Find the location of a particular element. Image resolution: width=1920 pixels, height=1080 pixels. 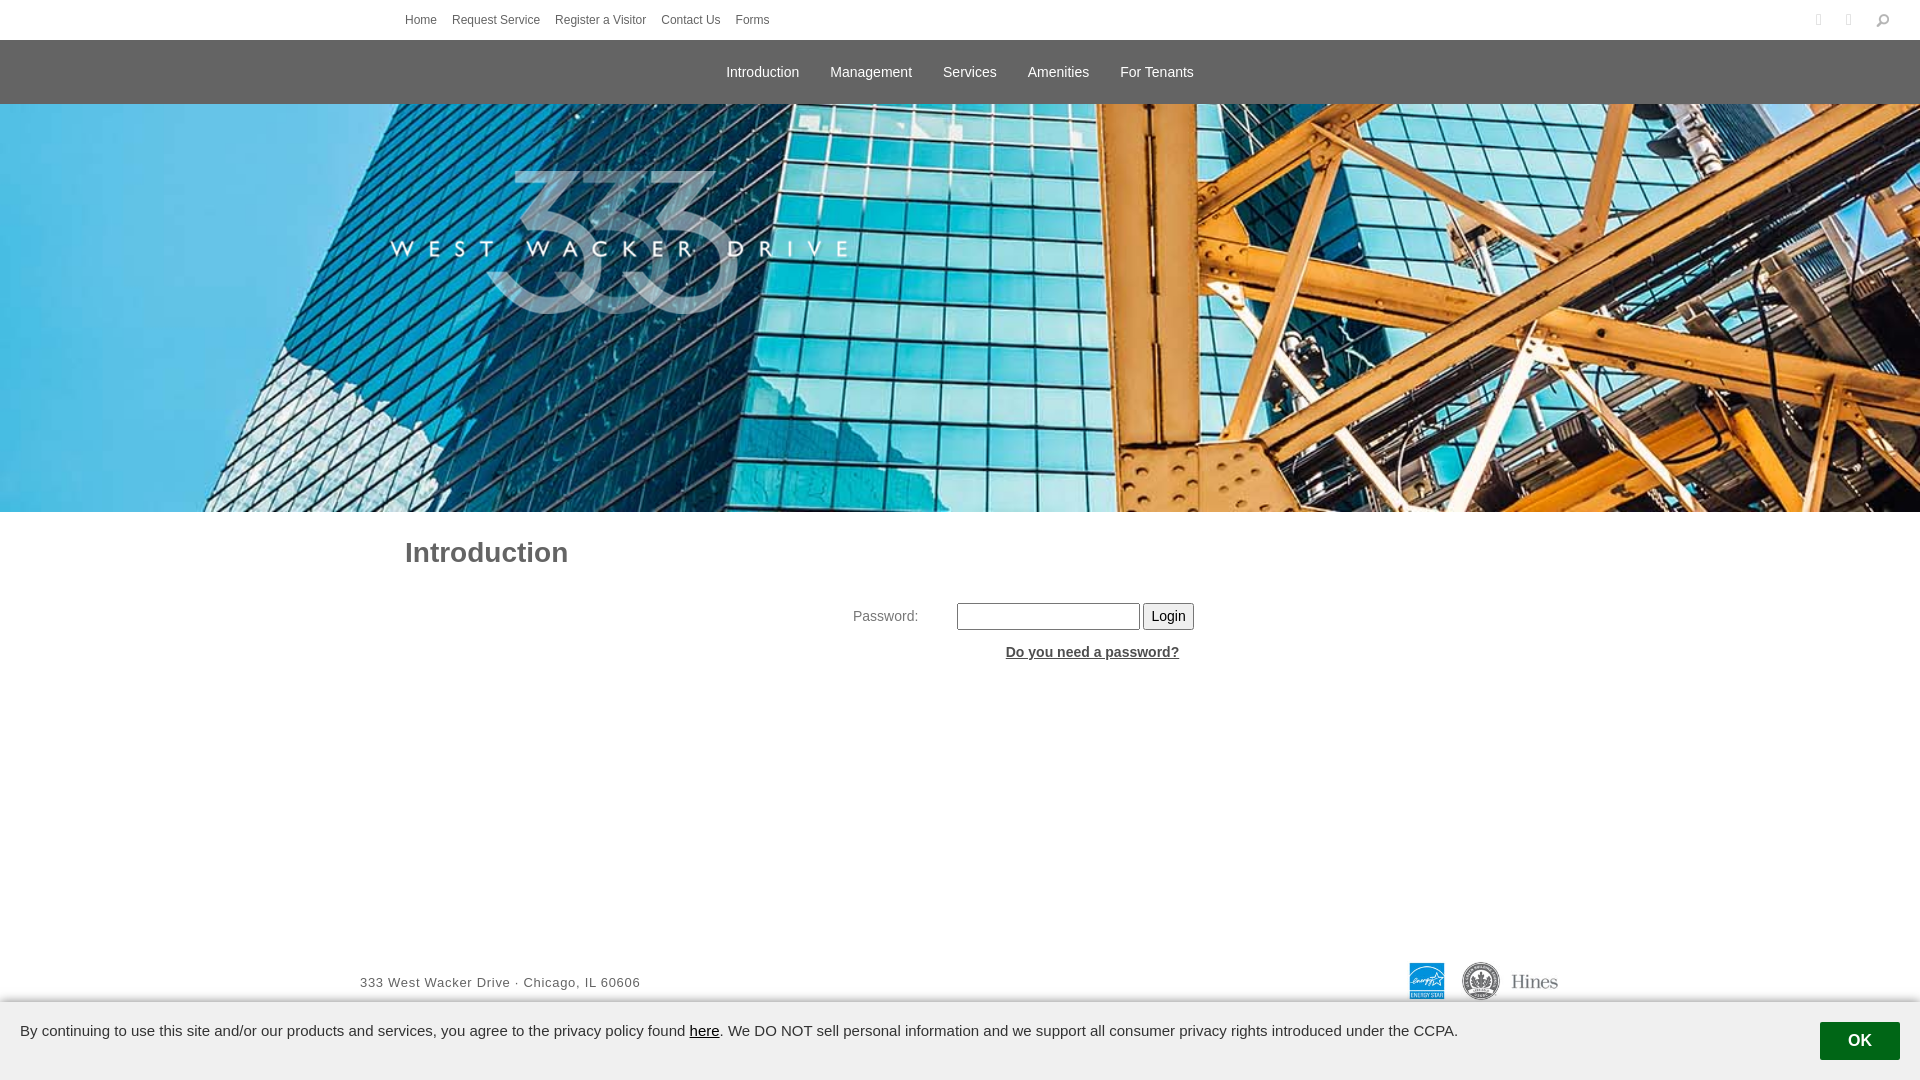

'Home' is located at coordinates (425, 19).